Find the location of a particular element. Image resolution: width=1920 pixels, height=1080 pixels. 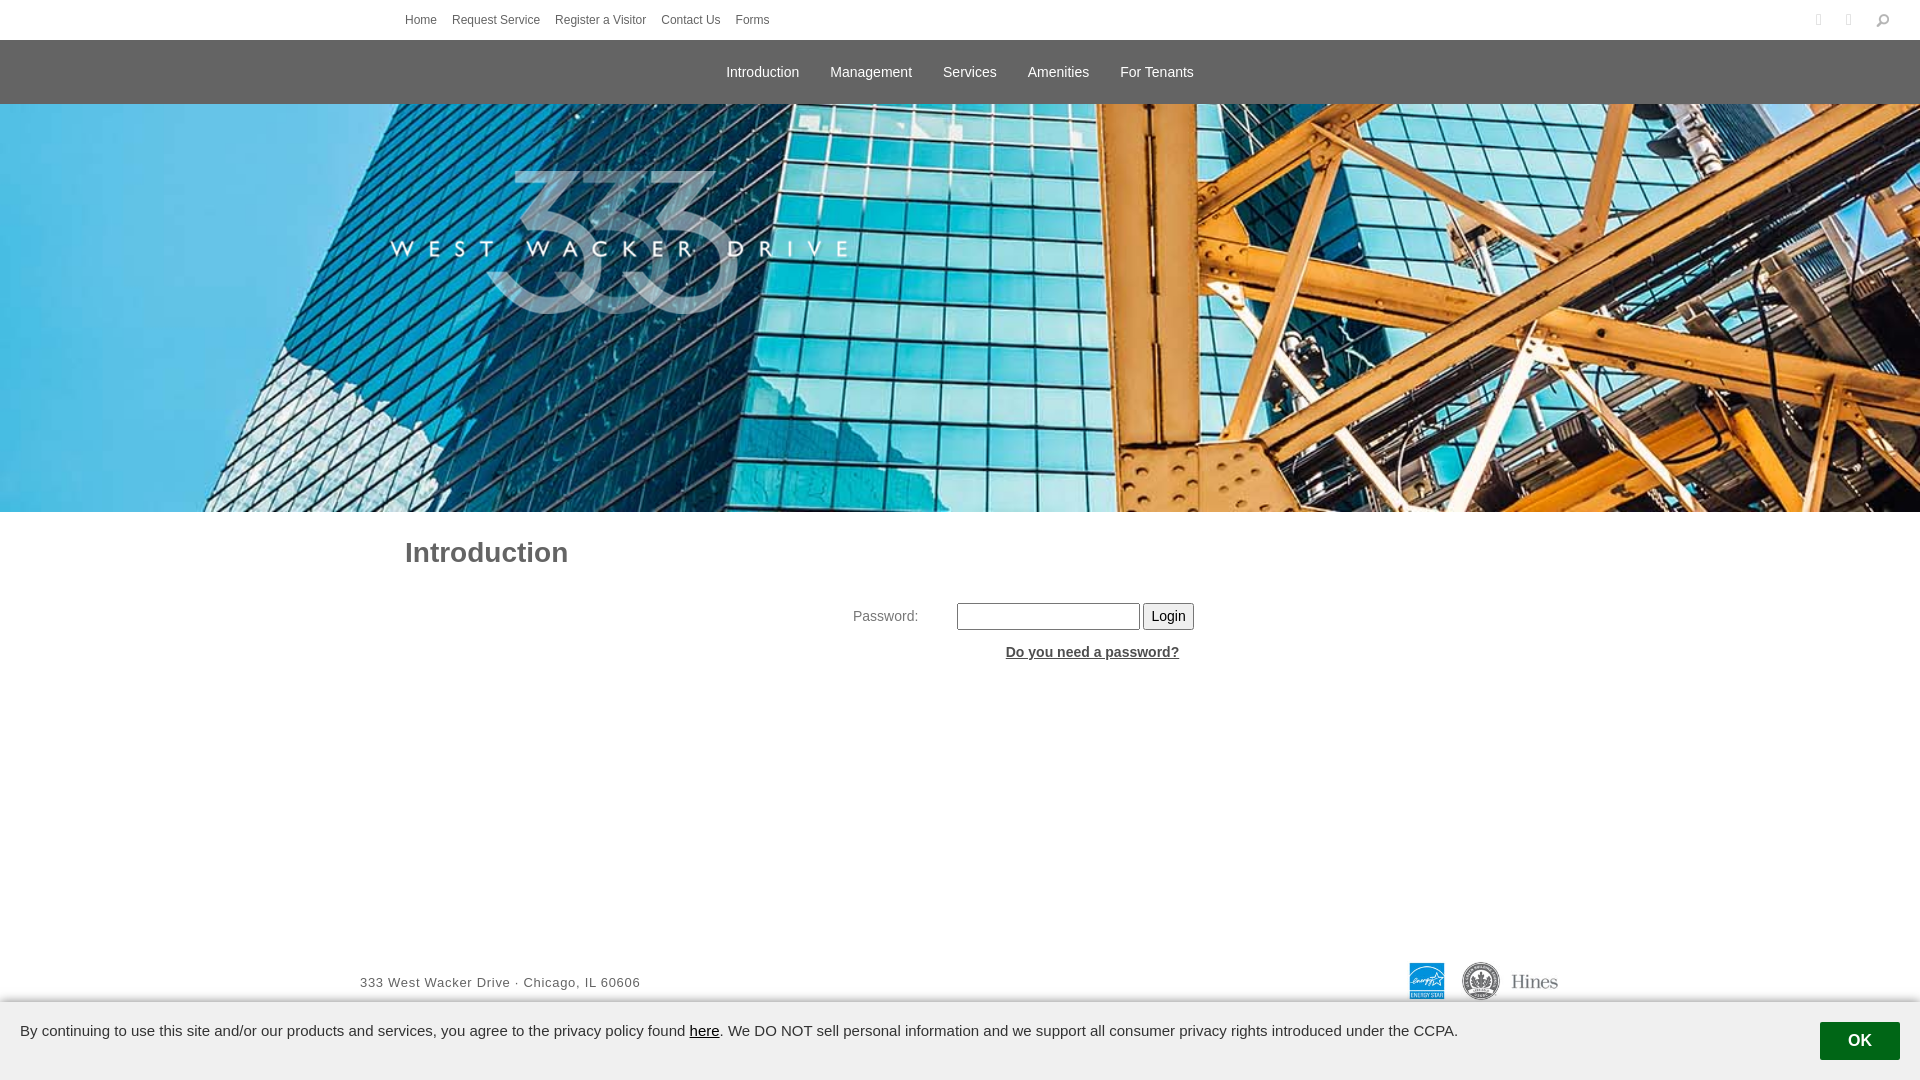

'Home' is located at coordinates (425, 19).